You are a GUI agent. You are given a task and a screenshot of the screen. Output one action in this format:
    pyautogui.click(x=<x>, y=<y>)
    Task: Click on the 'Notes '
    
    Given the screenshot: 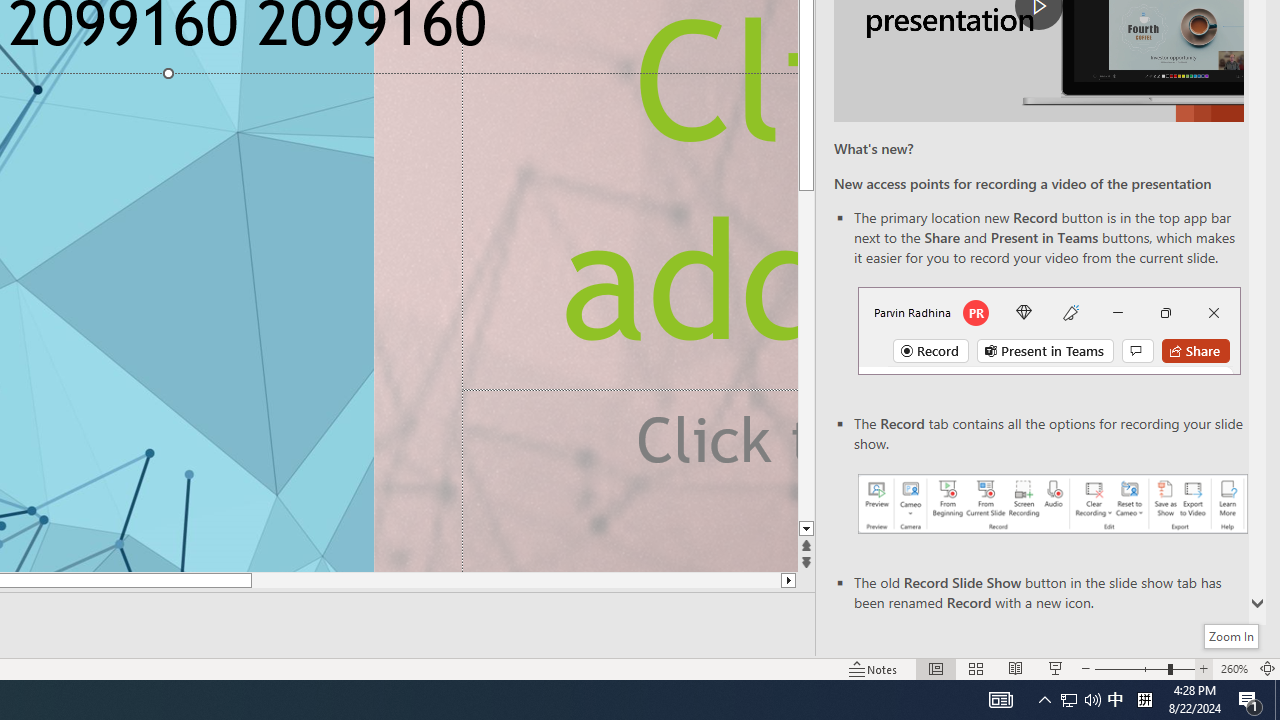 What is the action you would take?
    pyautogui.click(x=874, y=669)
    